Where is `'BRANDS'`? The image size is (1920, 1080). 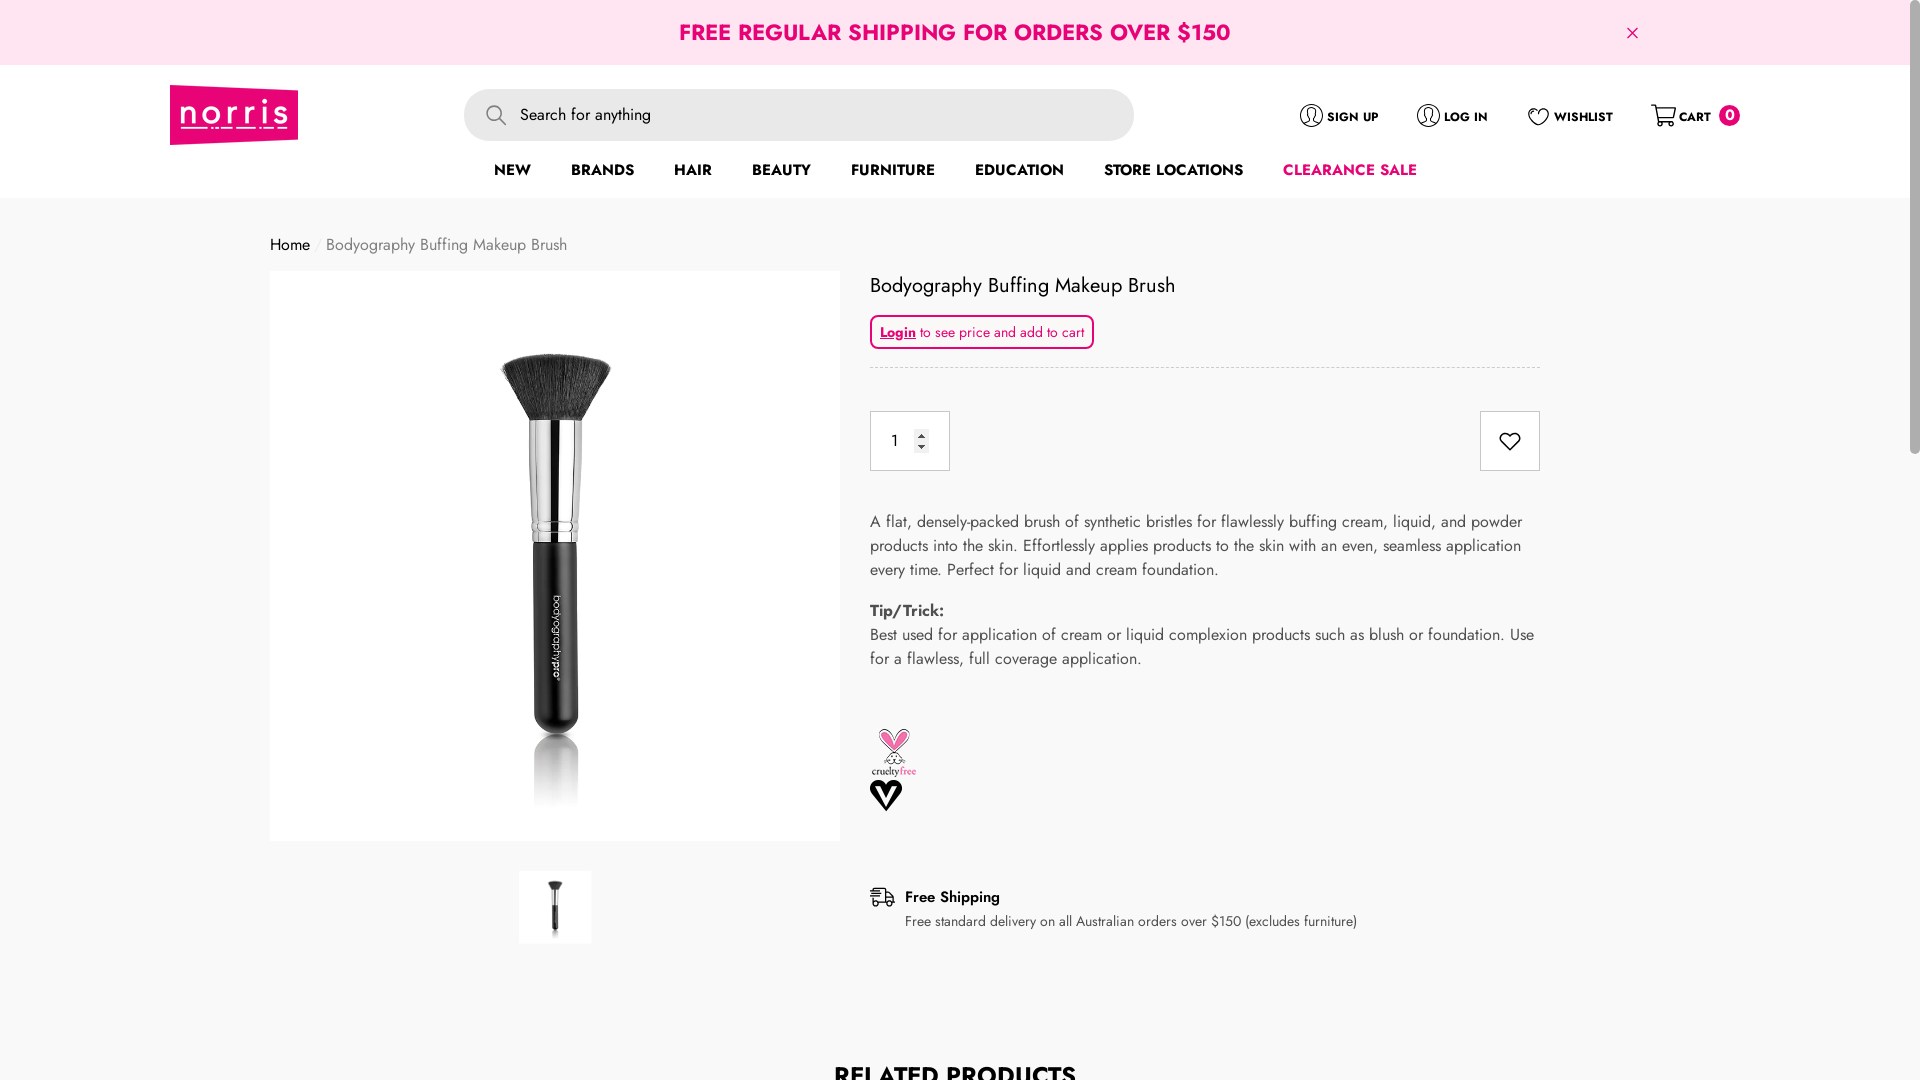
'BRANDS' is located at coordinates (600, 168).